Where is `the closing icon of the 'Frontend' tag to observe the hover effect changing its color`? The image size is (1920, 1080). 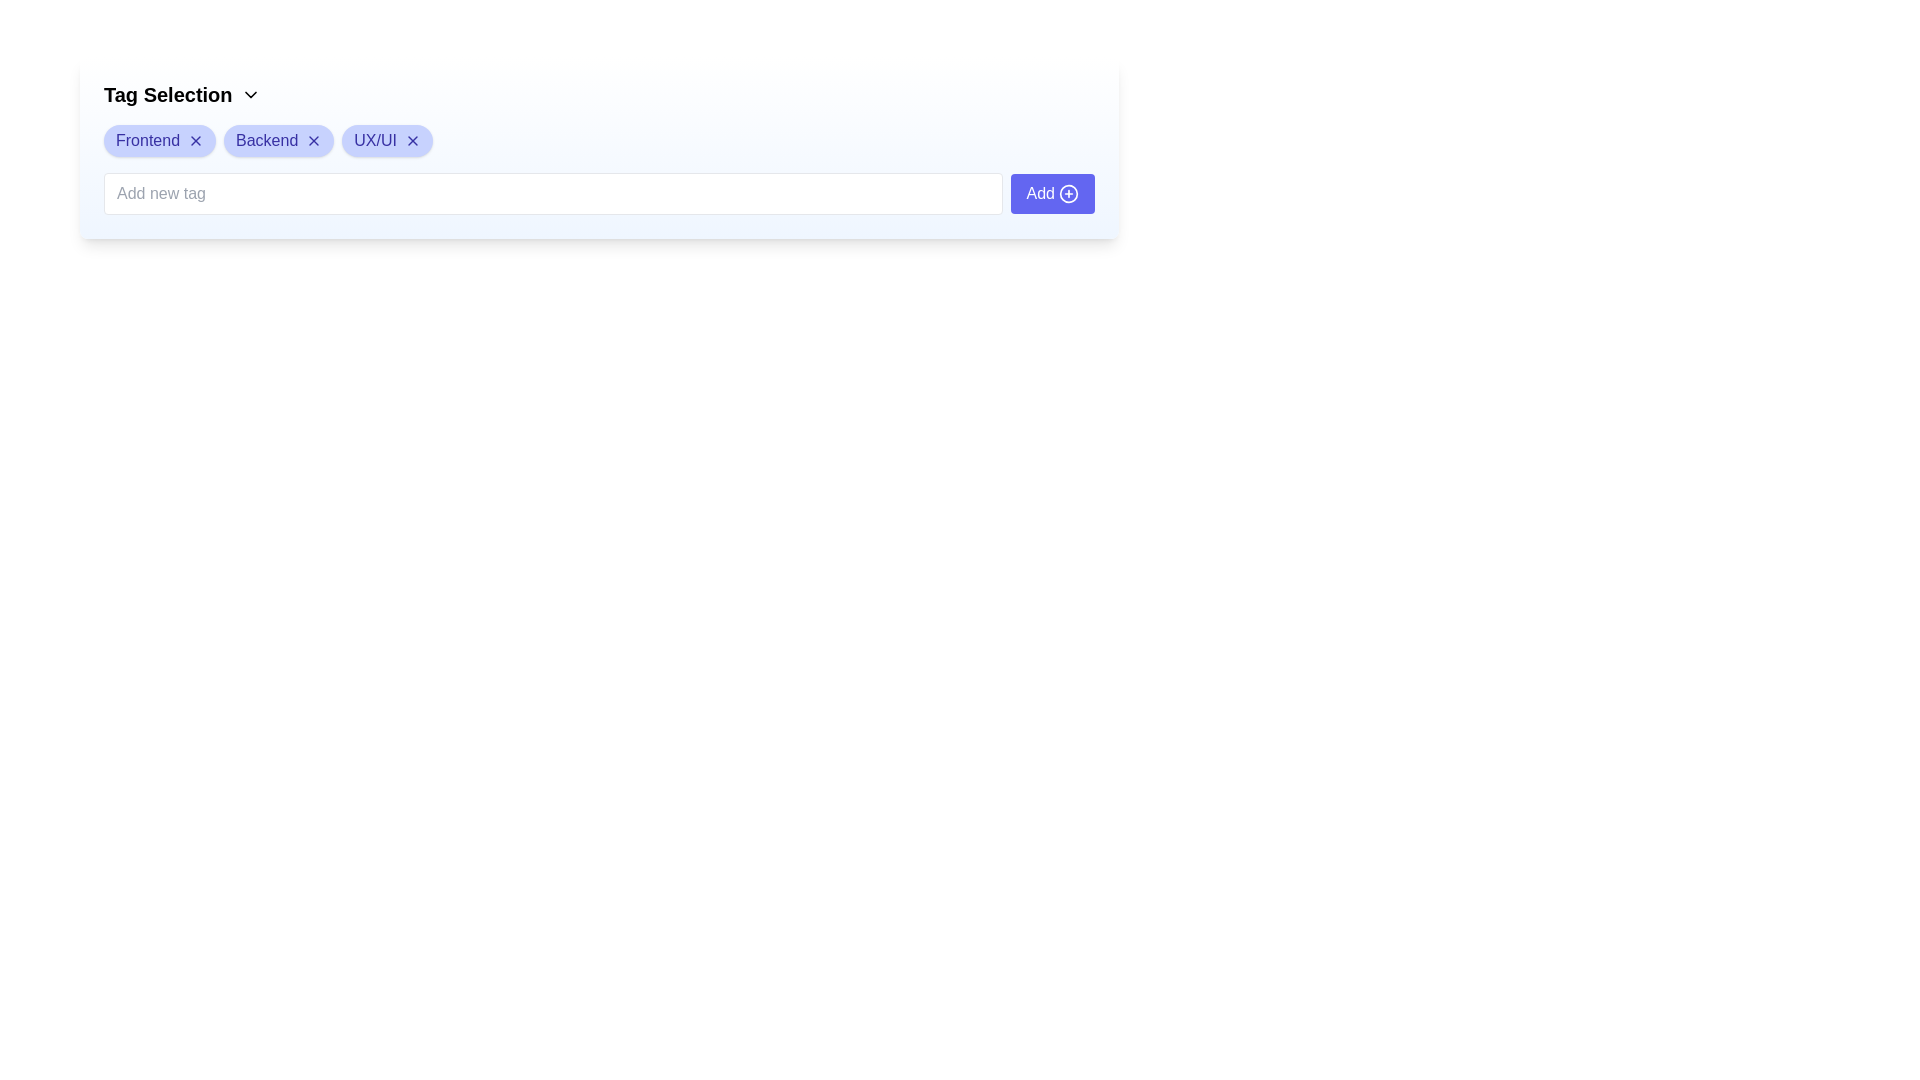 the closing icon of the 'Frontend' tag to observe the hover effect changing its color is located at coordinates (196, 140).